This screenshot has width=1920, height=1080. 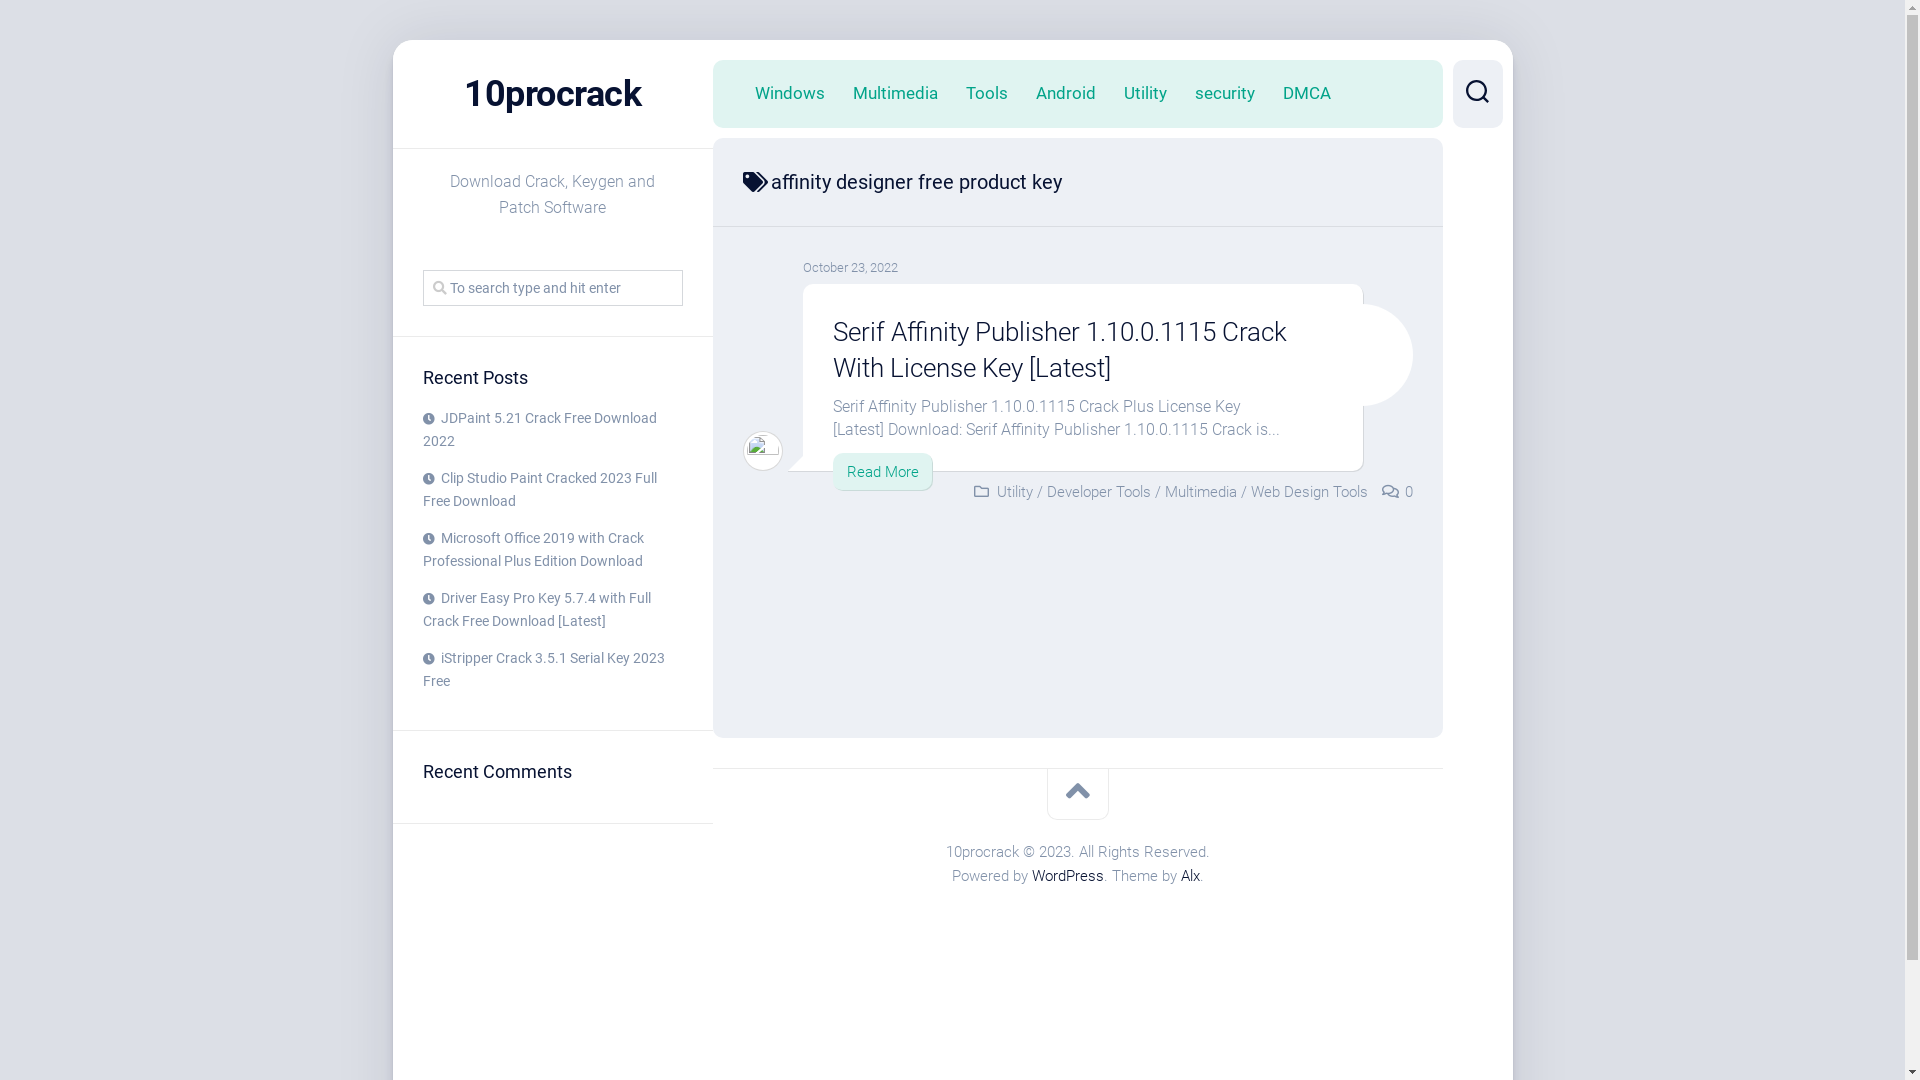 I want to click on 'Tools', so click(x=987, y=92).